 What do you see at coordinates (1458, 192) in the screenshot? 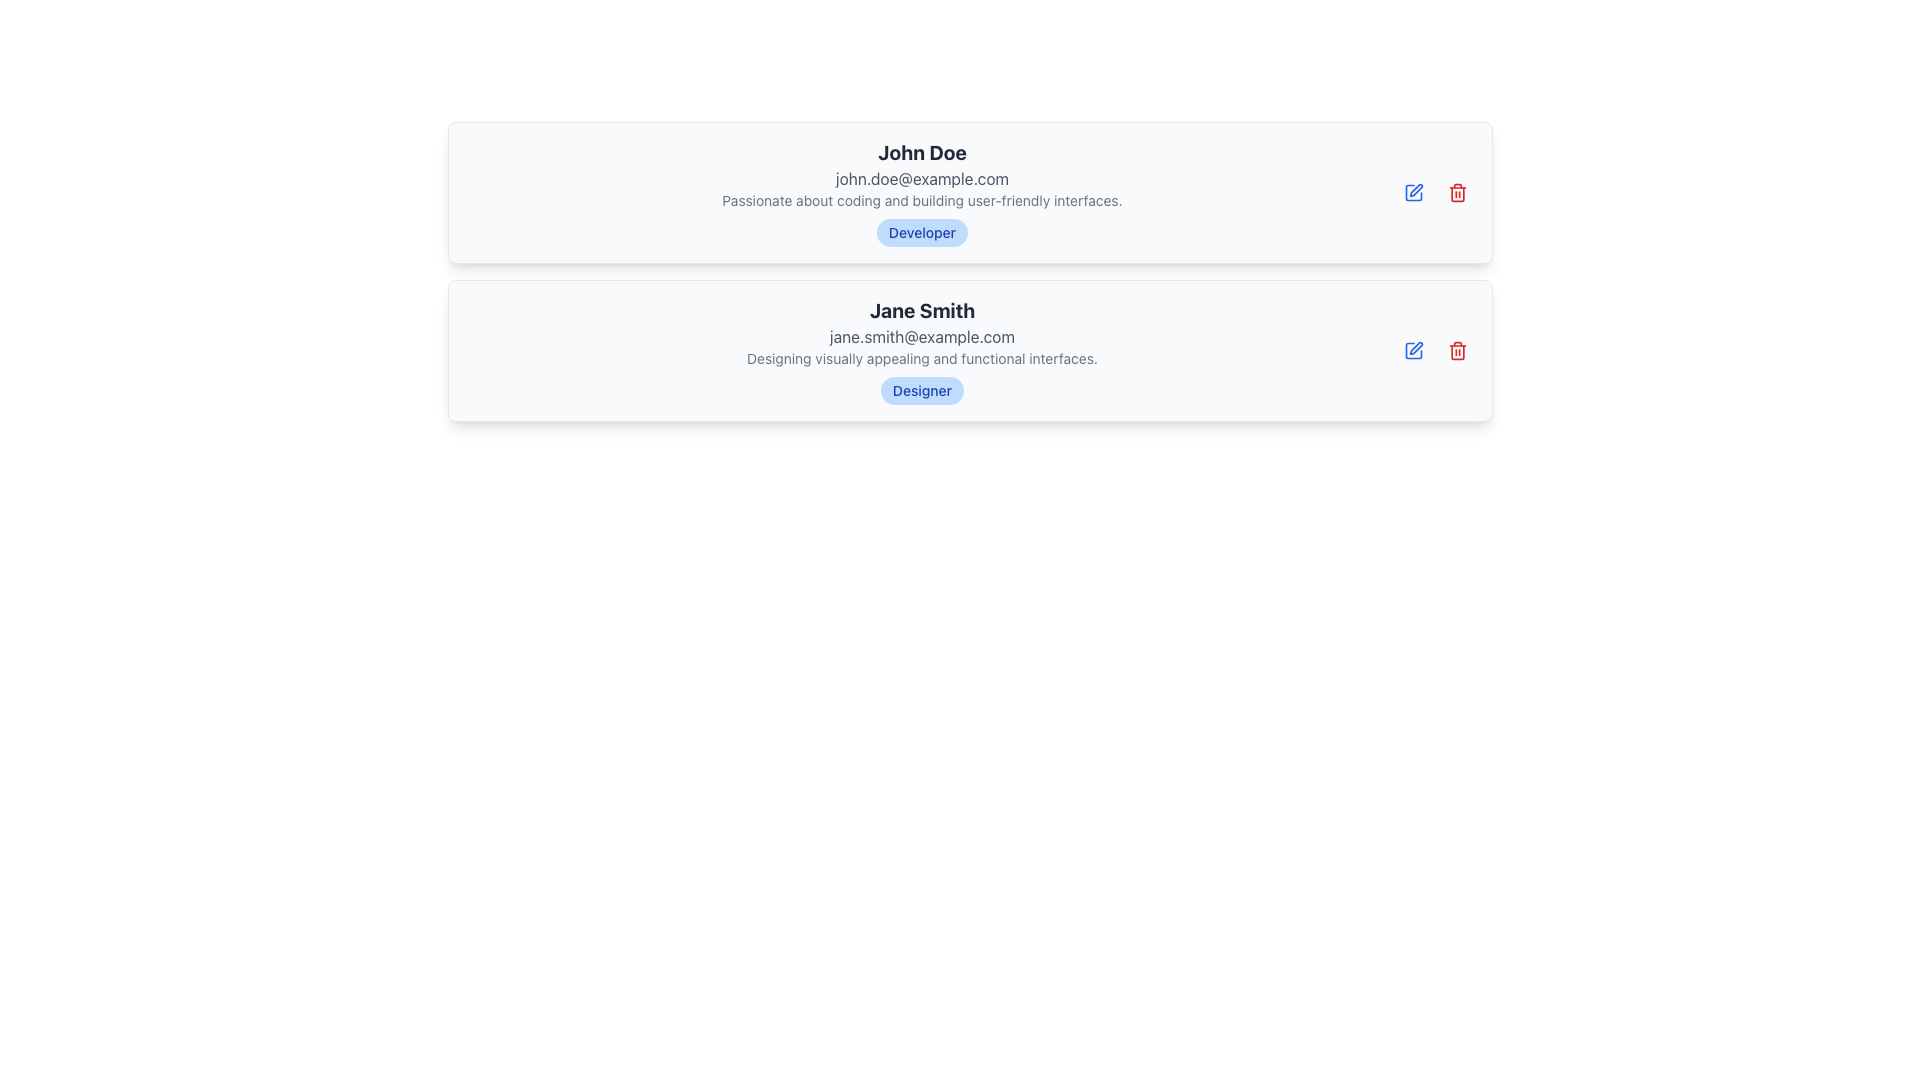
I see `the red outlined trash can icon button located in the top right section of the interface to initiate a delete action` at bounding box center [1458, 192].